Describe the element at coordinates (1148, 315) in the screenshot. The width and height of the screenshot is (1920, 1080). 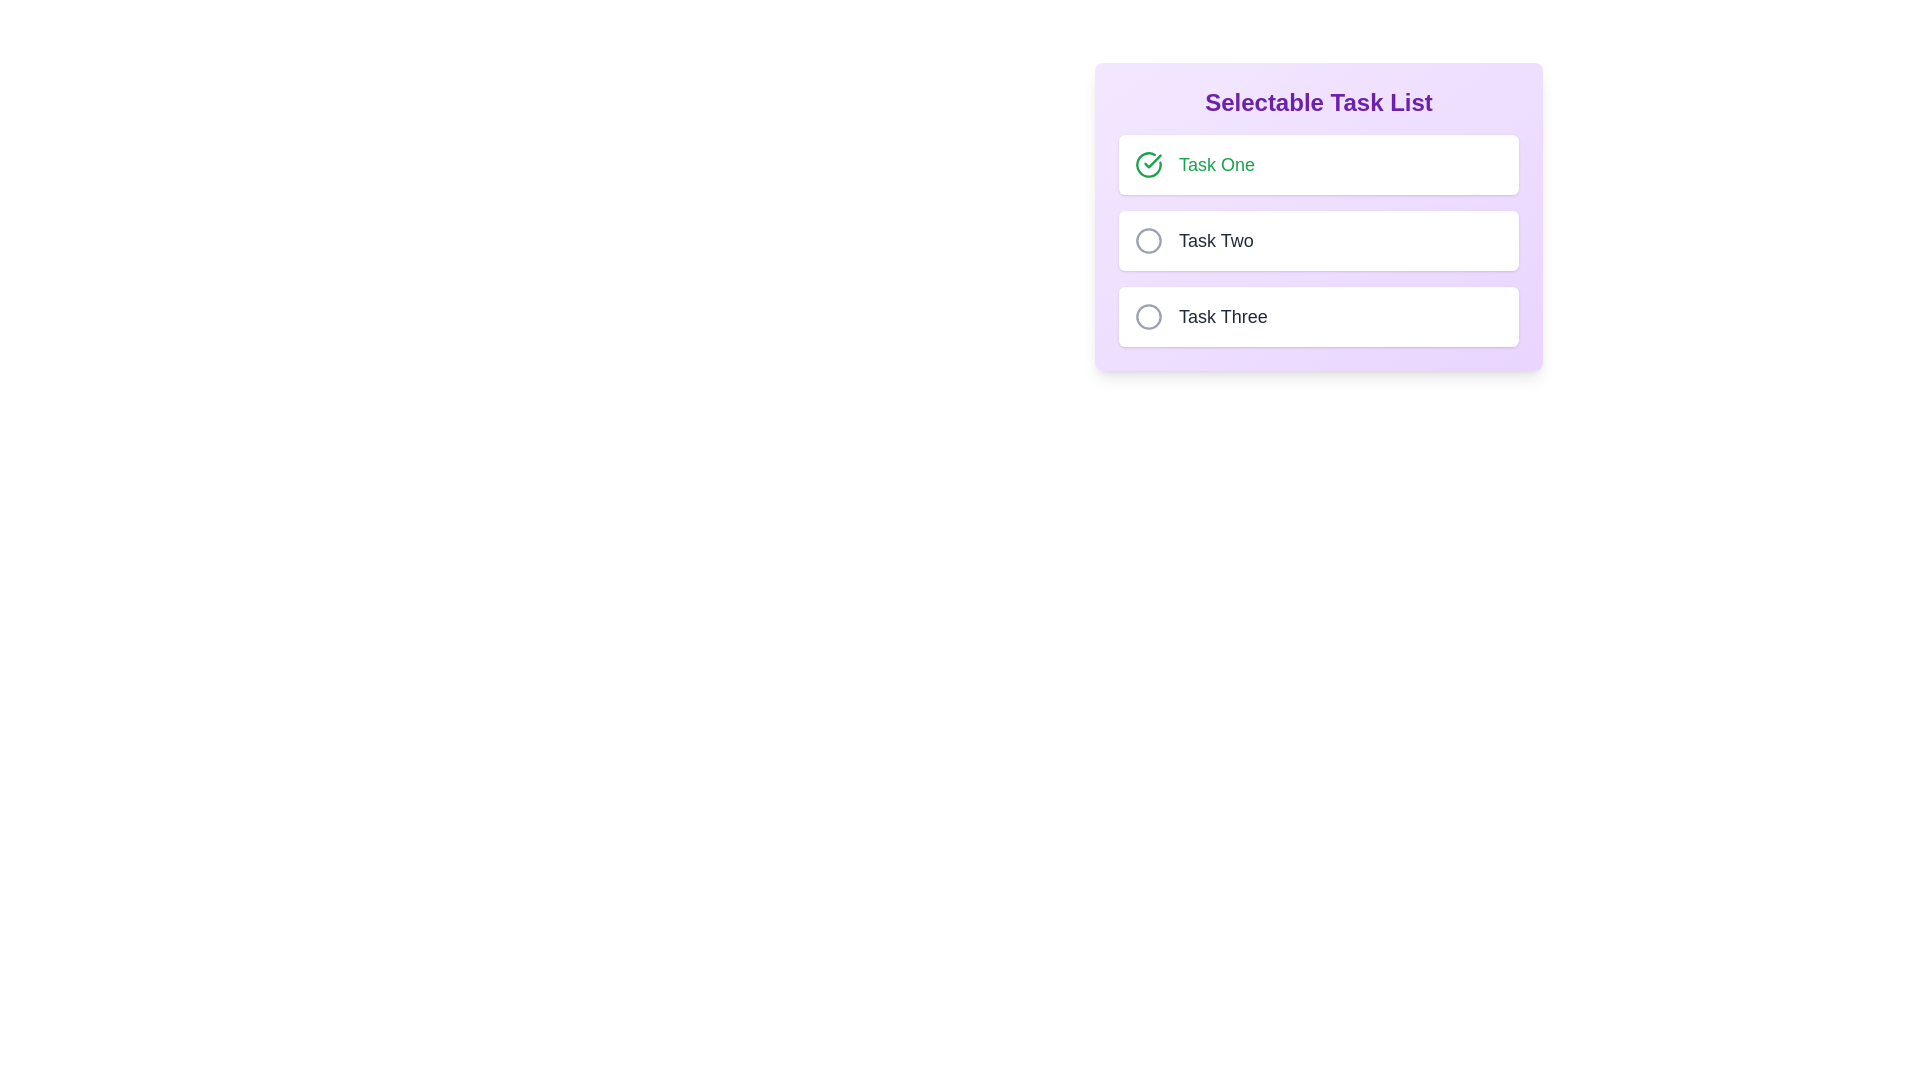
I see `the radio button for 'Task Three' in the 'Selectable Task List'` at that location.